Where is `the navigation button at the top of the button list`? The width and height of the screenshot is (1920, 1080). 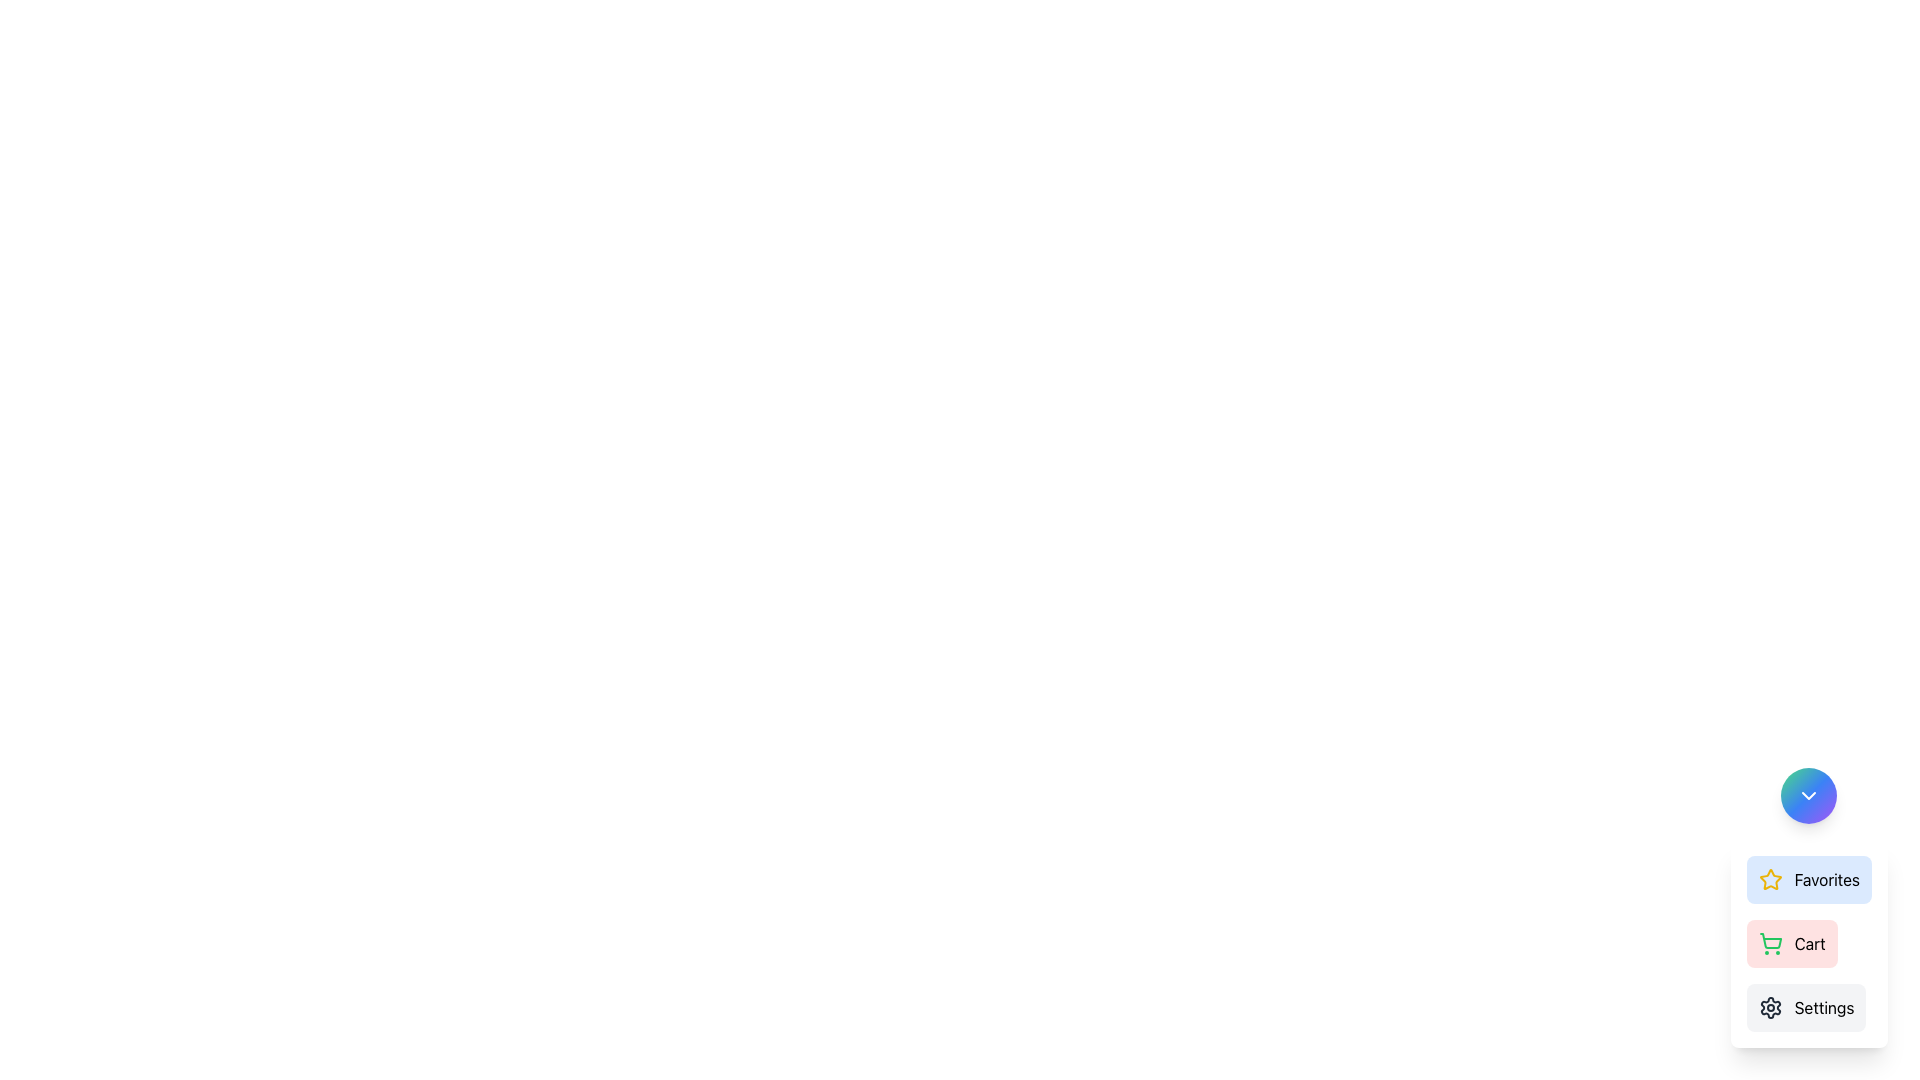 the navigation button at the top of the button list is located at coordinates (1809, 878).